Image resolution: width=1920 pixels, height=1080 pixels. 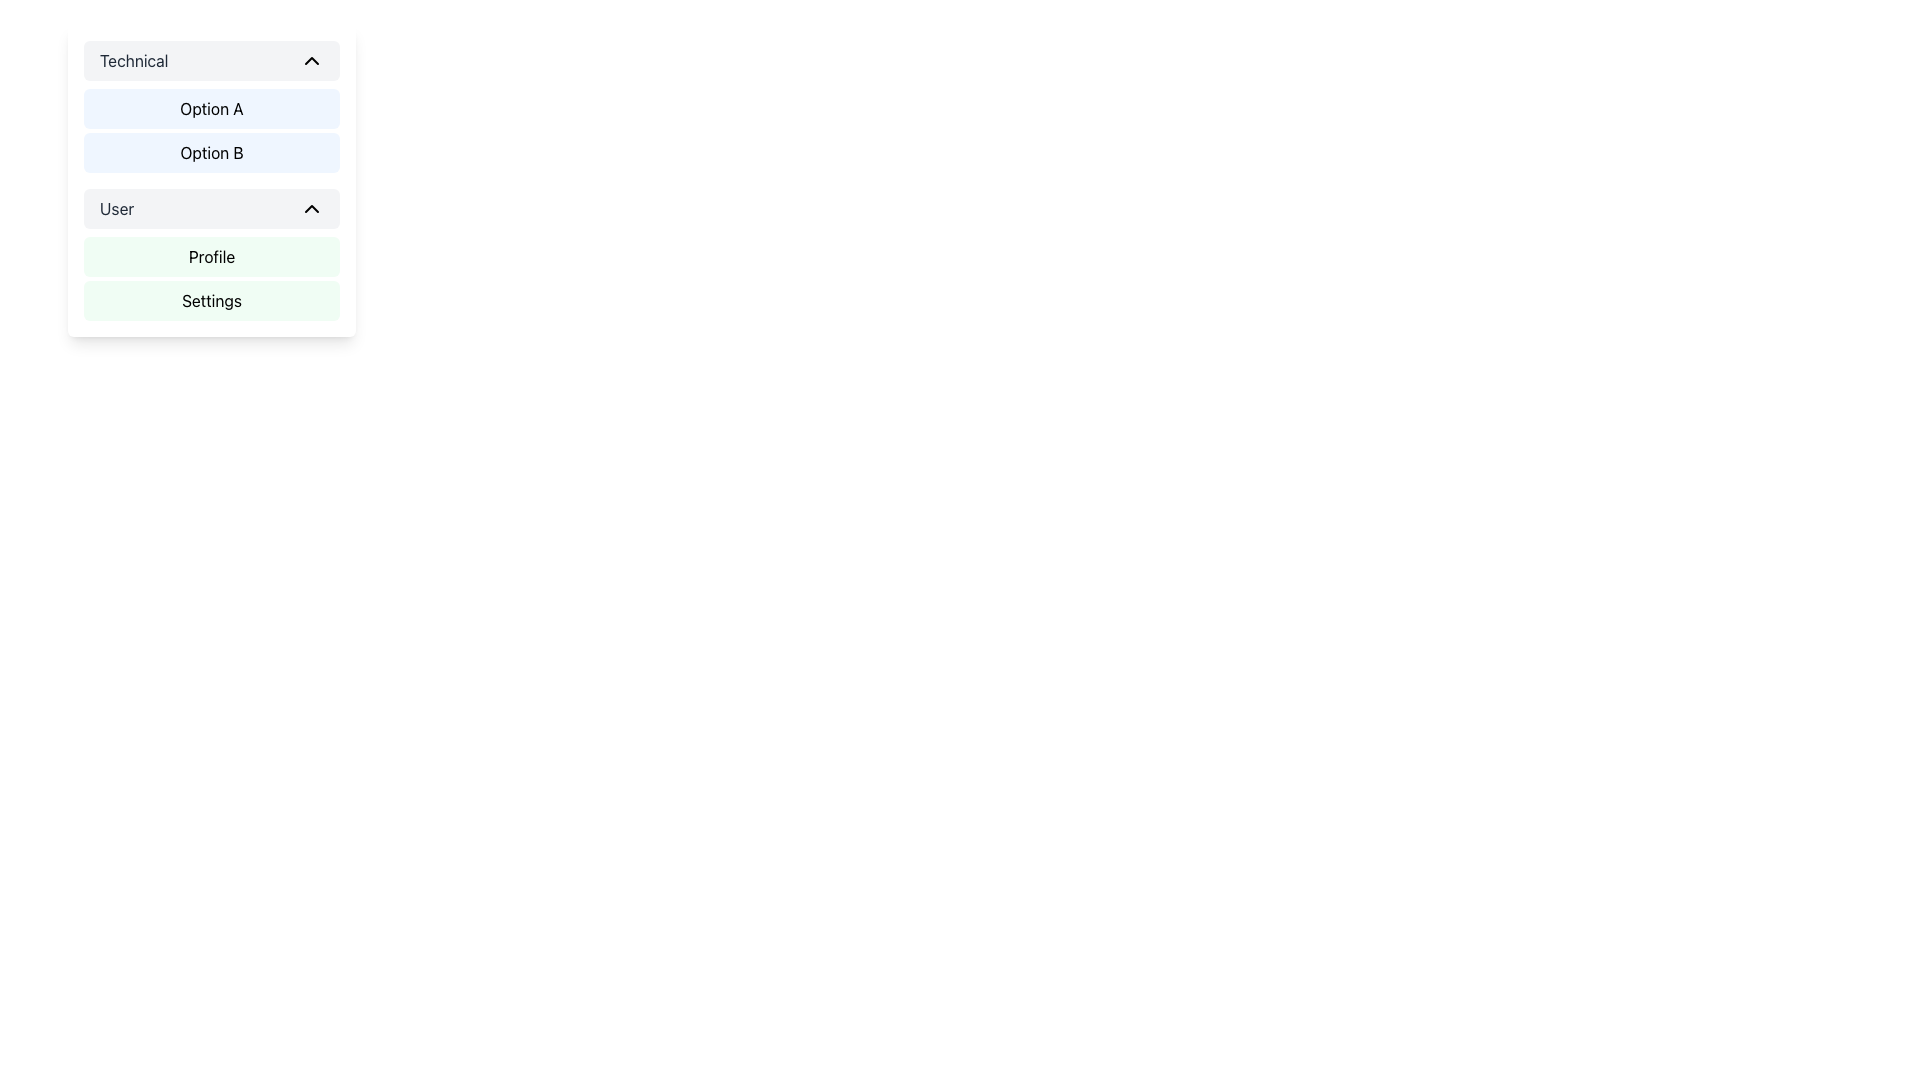 I want to click on the 'Option B' button, which is a rectangular button with a light blue background and darker blue text, so click(x=211, y=152).